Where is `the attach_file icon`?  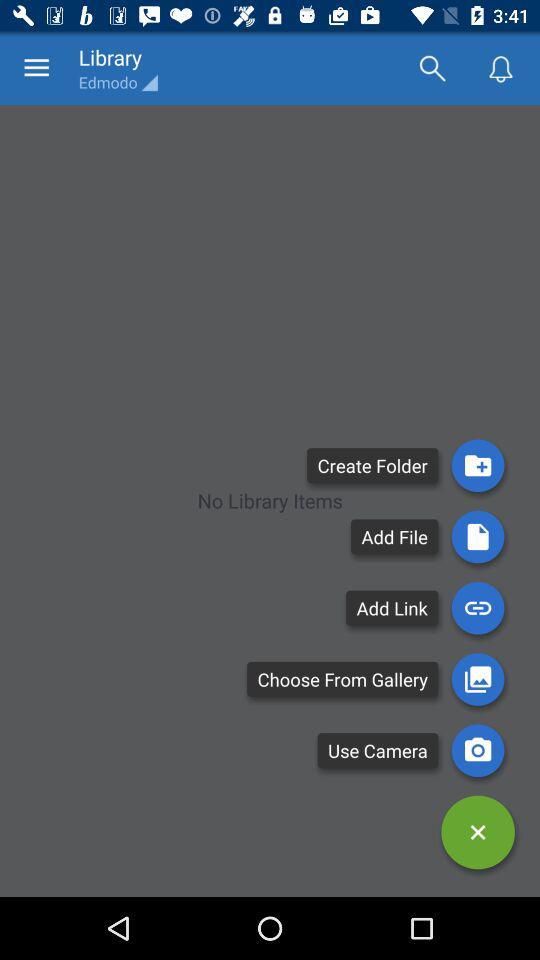 the attach_file icon is located at coordinates (477, 607).